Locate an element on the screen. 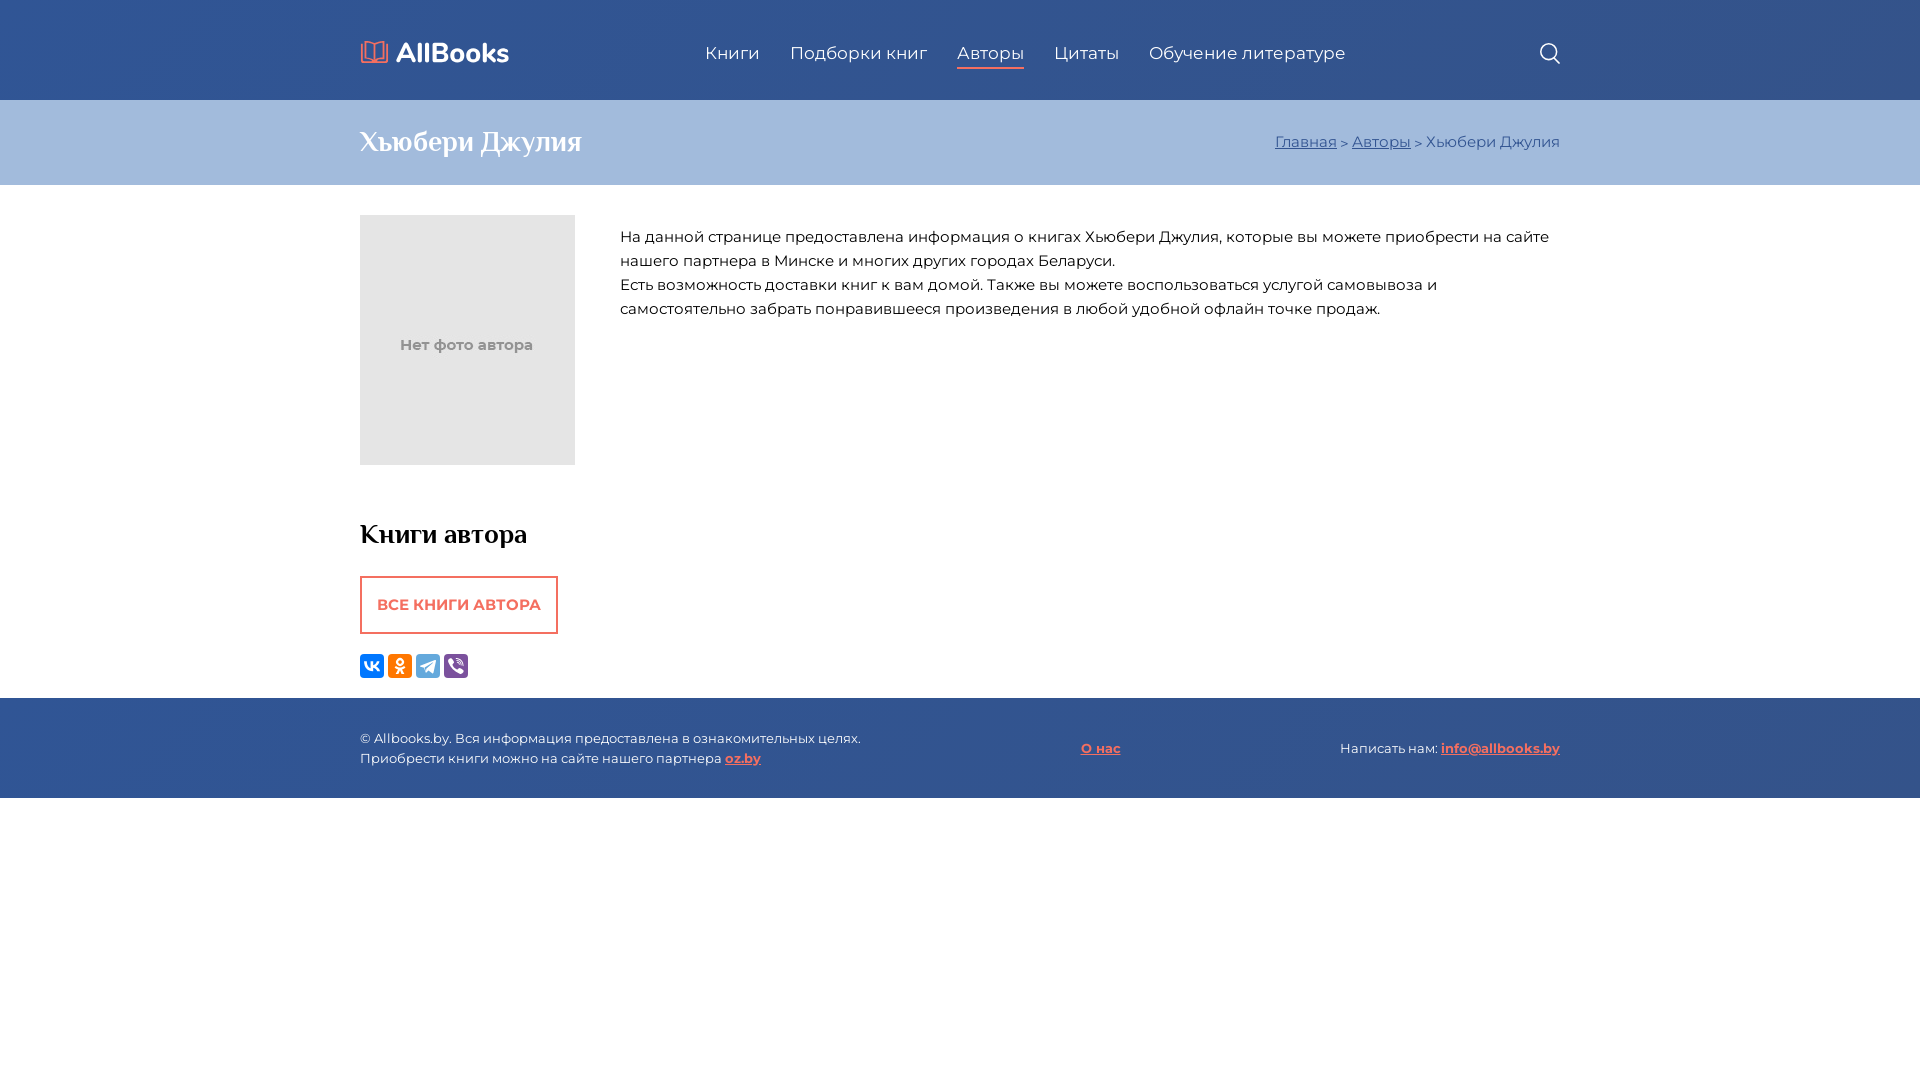 This screenshot has height=1080, width=1920. 'info@allbooks.by' is located at coordinates (1500, 748).